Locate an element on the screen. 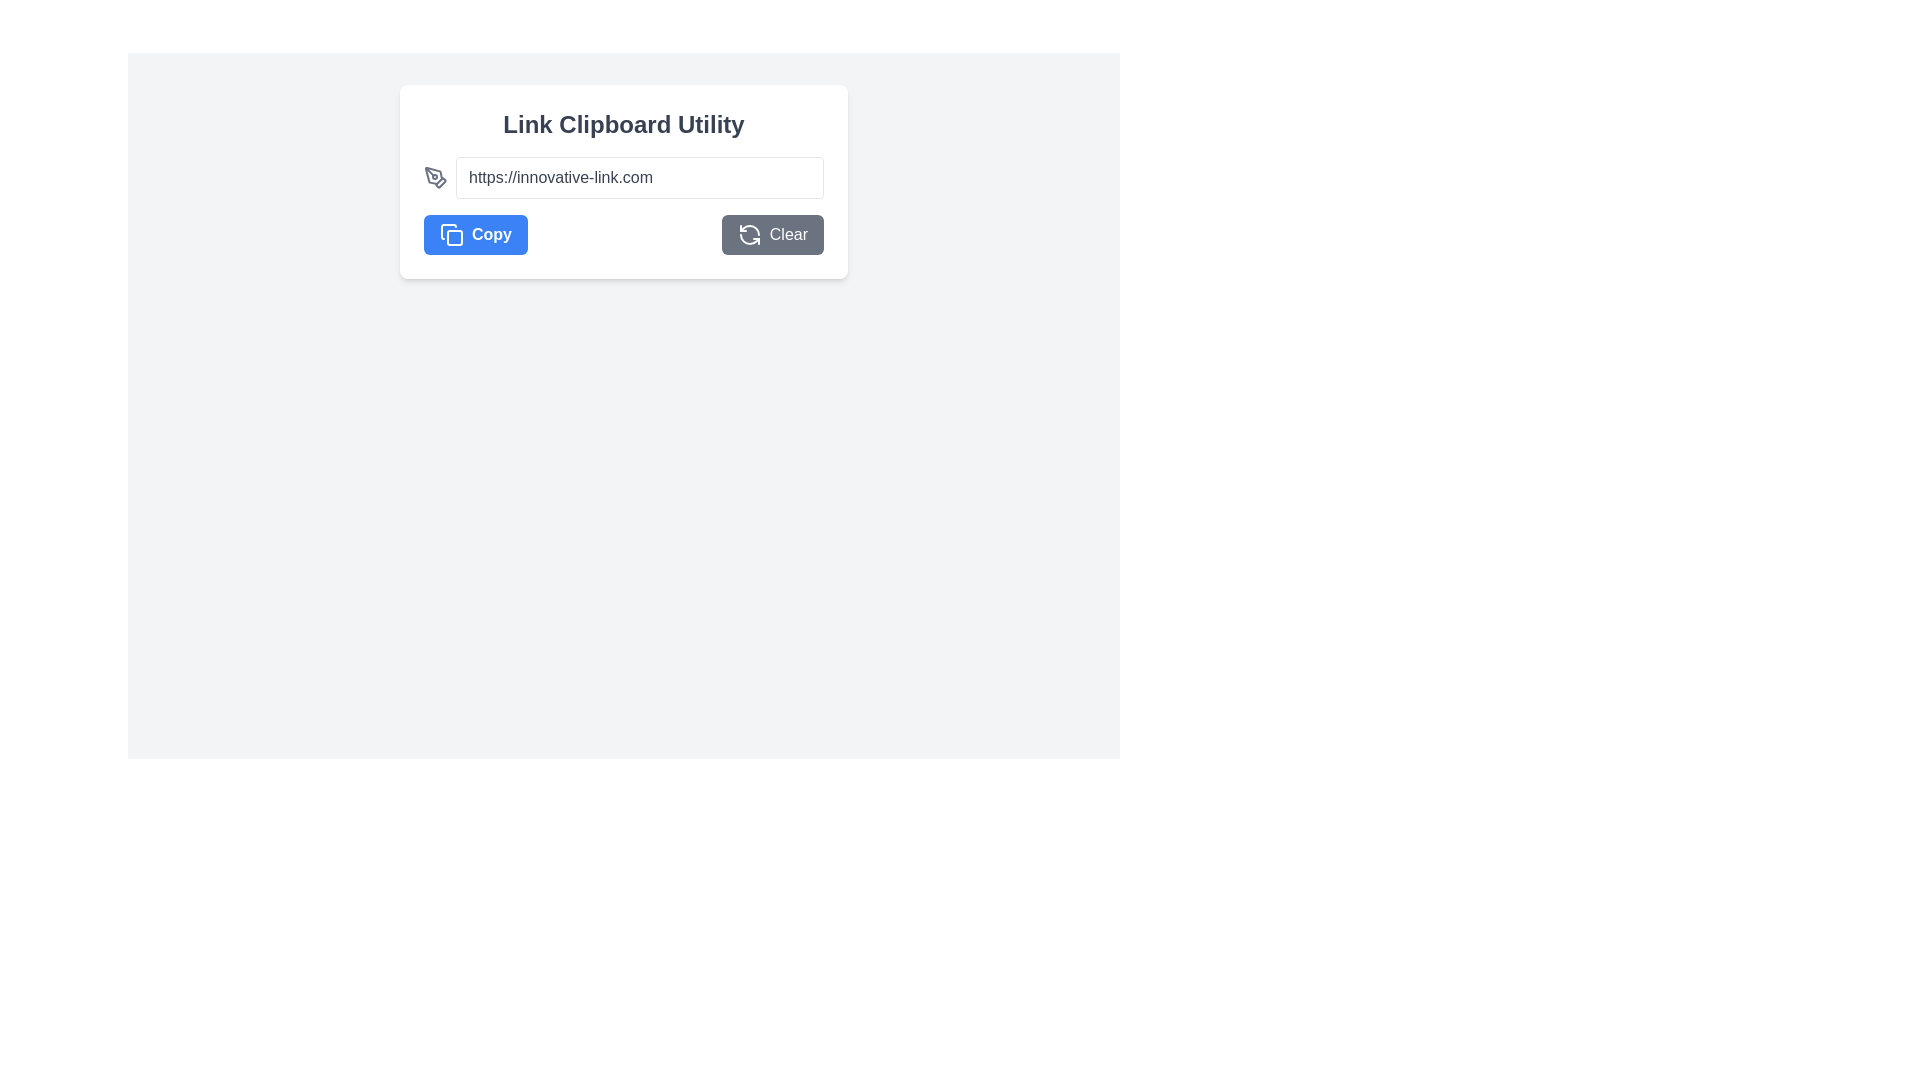  the icon with an outline of two overlapping squares within the 'Copy' button is located at coordinates (450, 234).